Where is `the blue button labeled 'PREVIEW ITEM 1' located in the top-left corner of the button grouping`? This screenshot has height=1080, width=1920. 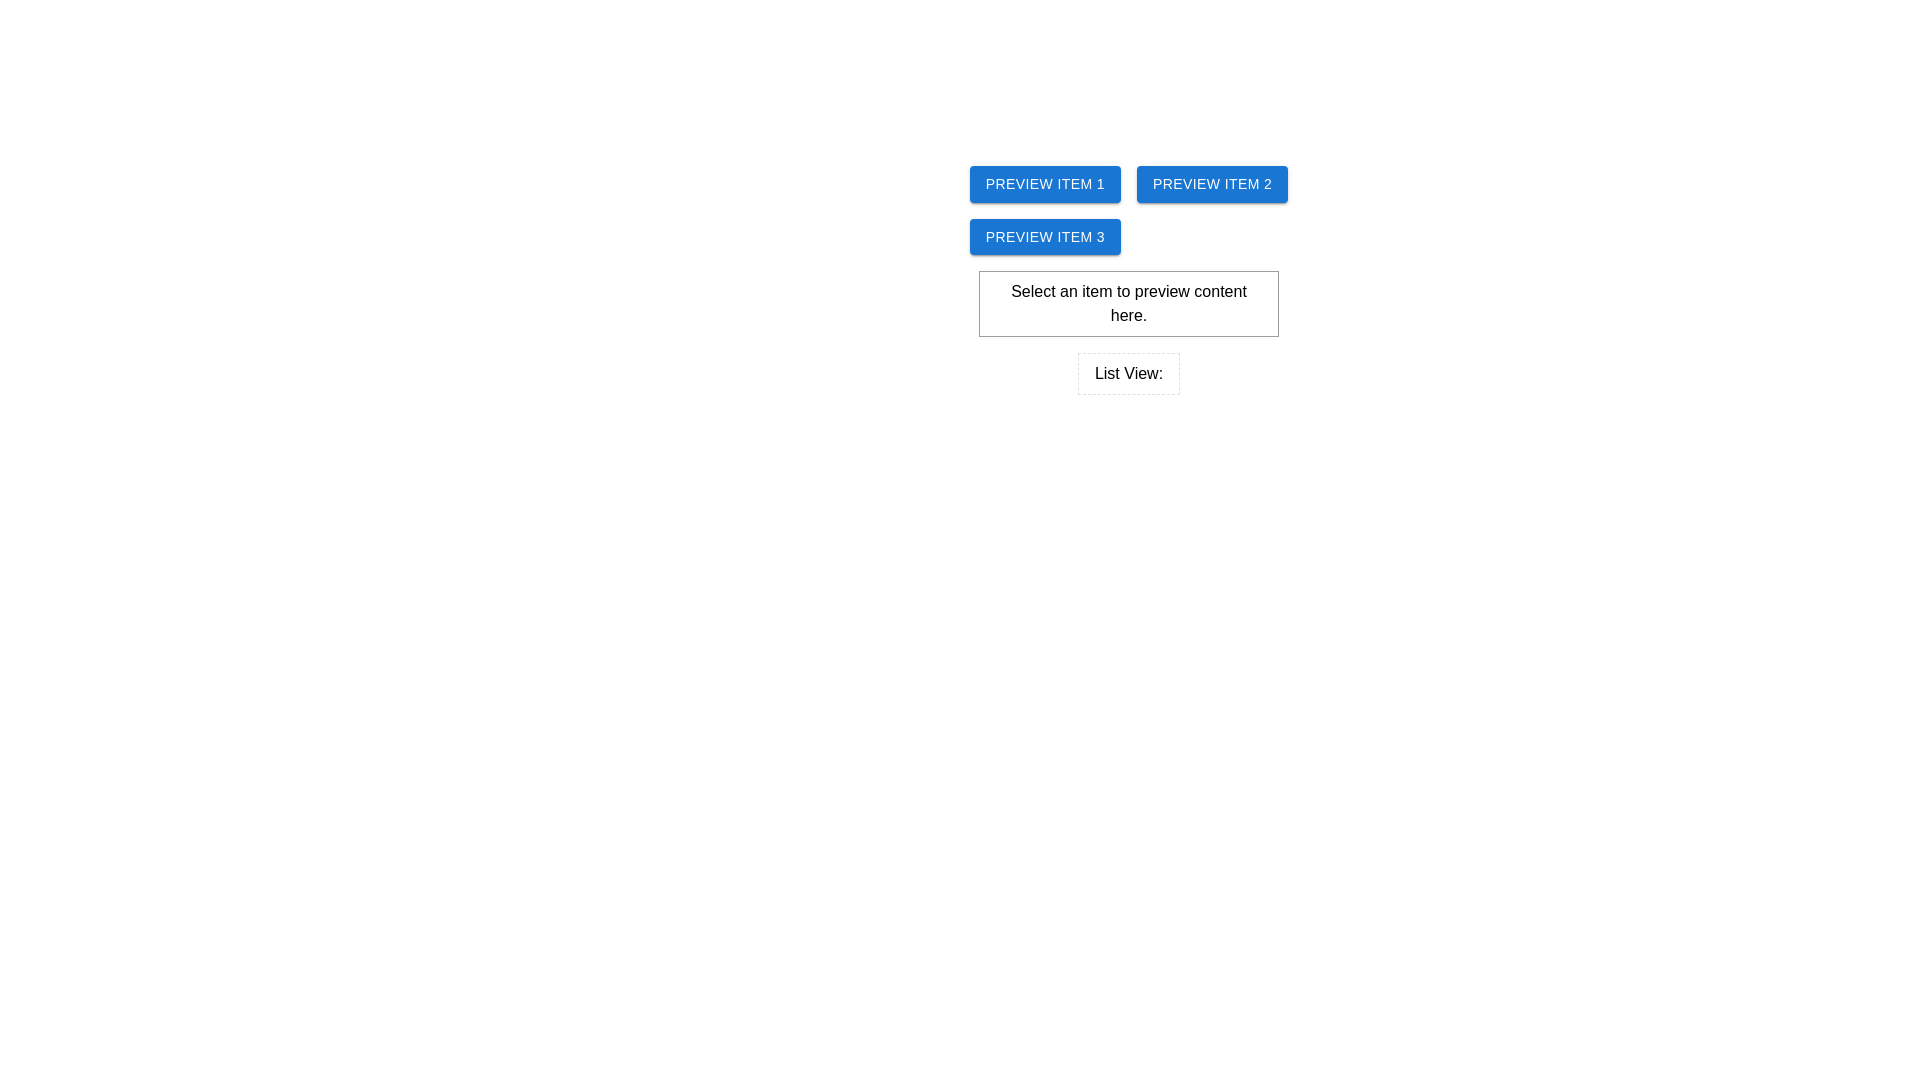 the blue button labeled 'PREVIEW ITEM 1' located in the top-left corner of the button grouping is located at coordinates (1044, 184).